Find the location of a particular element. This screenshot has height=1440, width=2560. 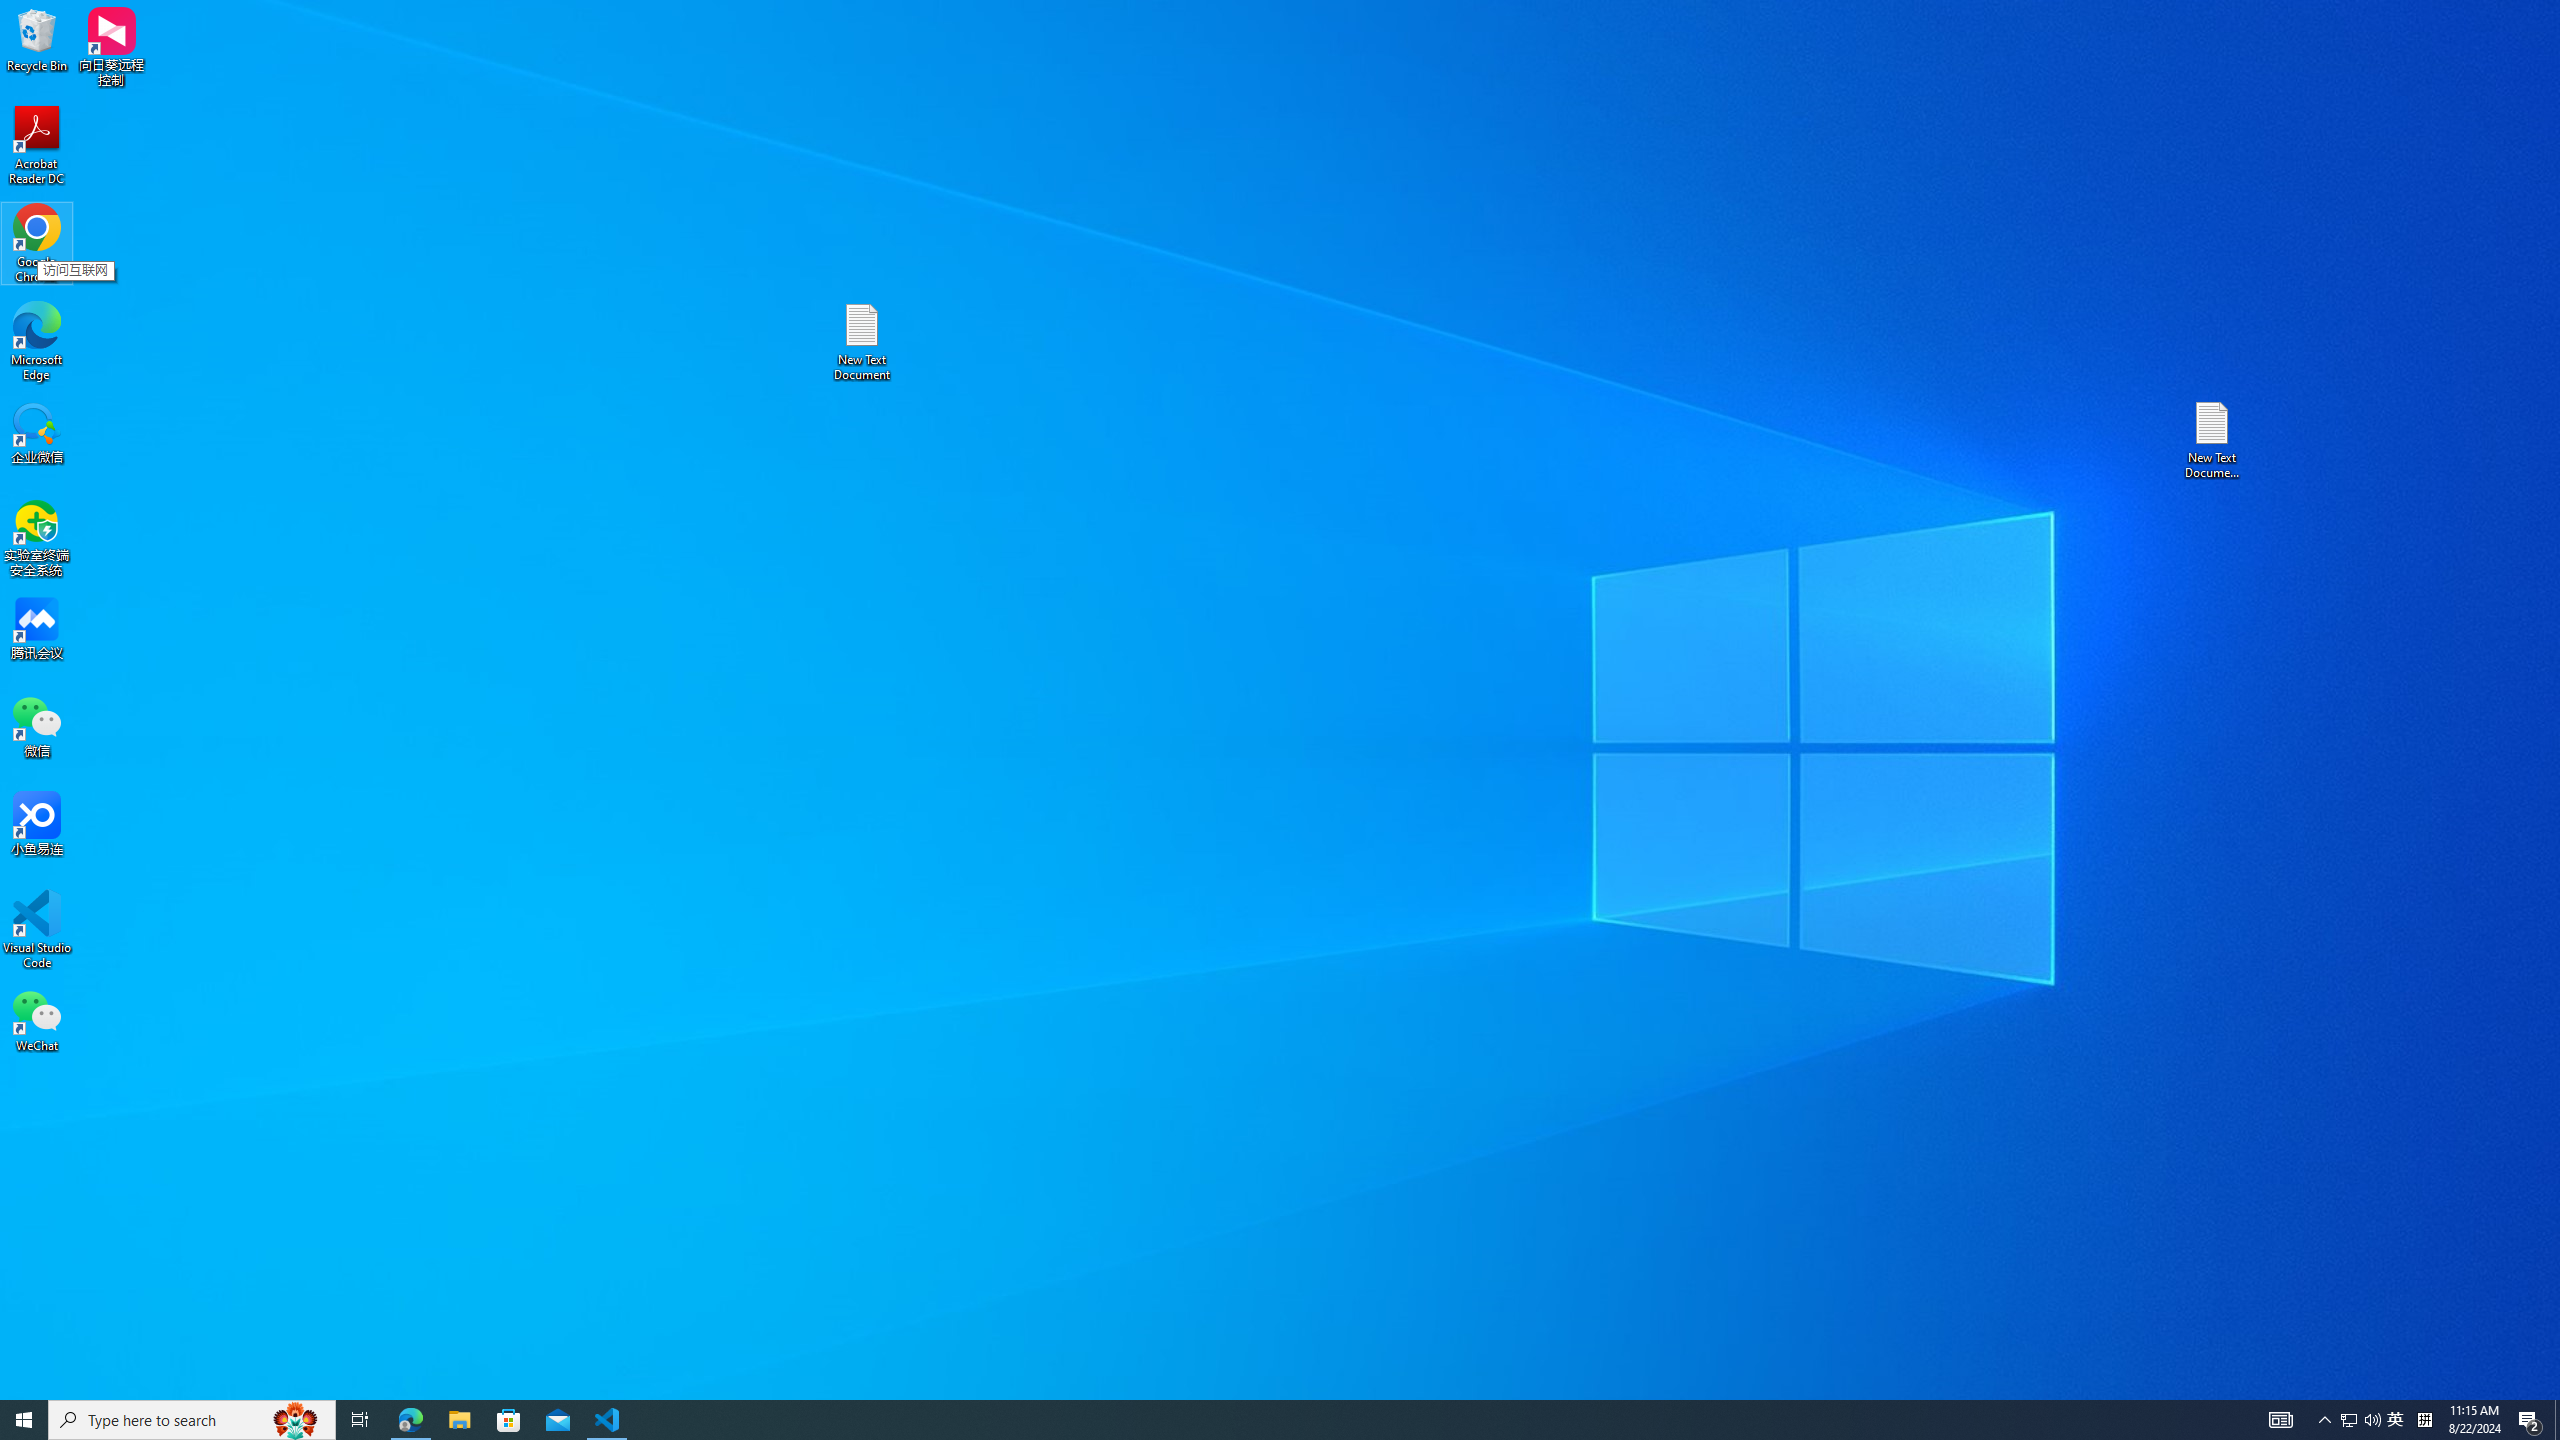

'Google Chrome' is located at coordinates (36, 244).